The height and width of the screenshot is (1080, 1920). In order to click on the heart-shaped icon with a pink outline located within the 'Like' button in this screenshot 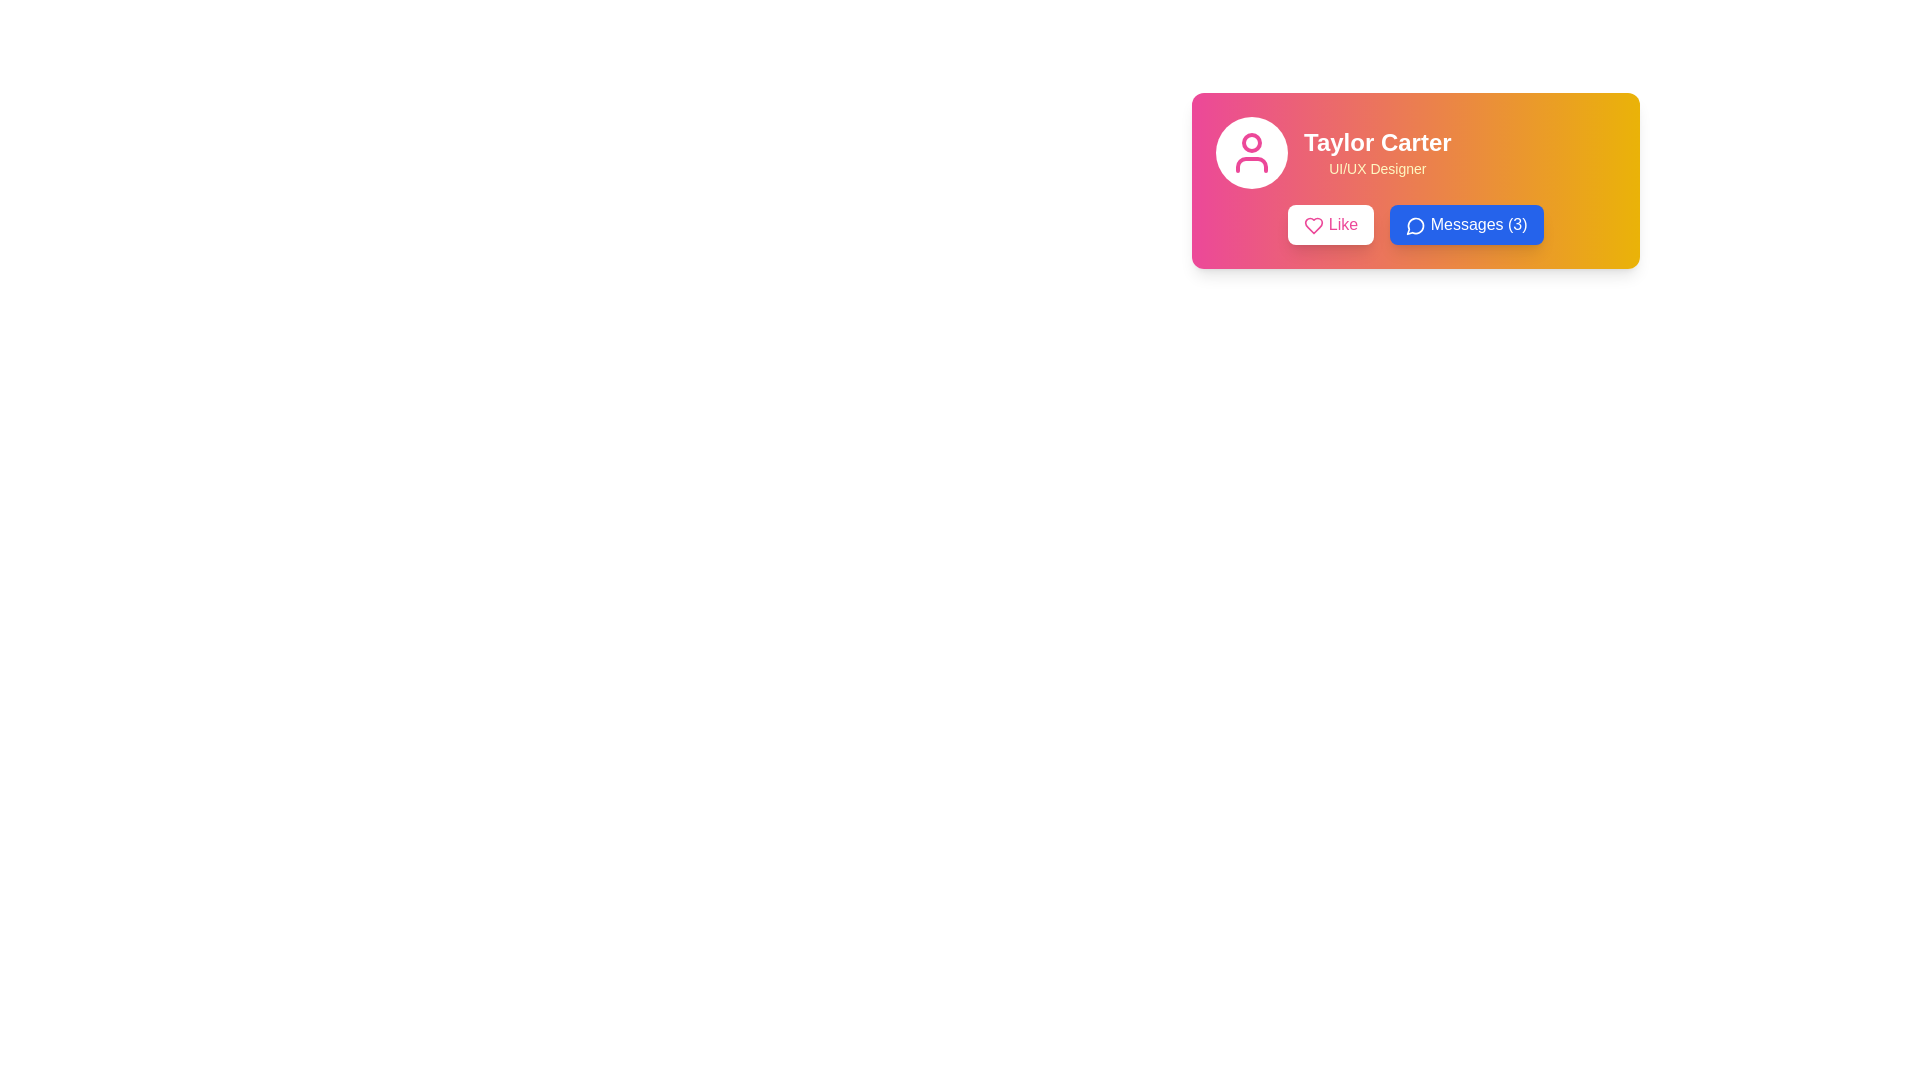, I will do `click(1314, 225)`.